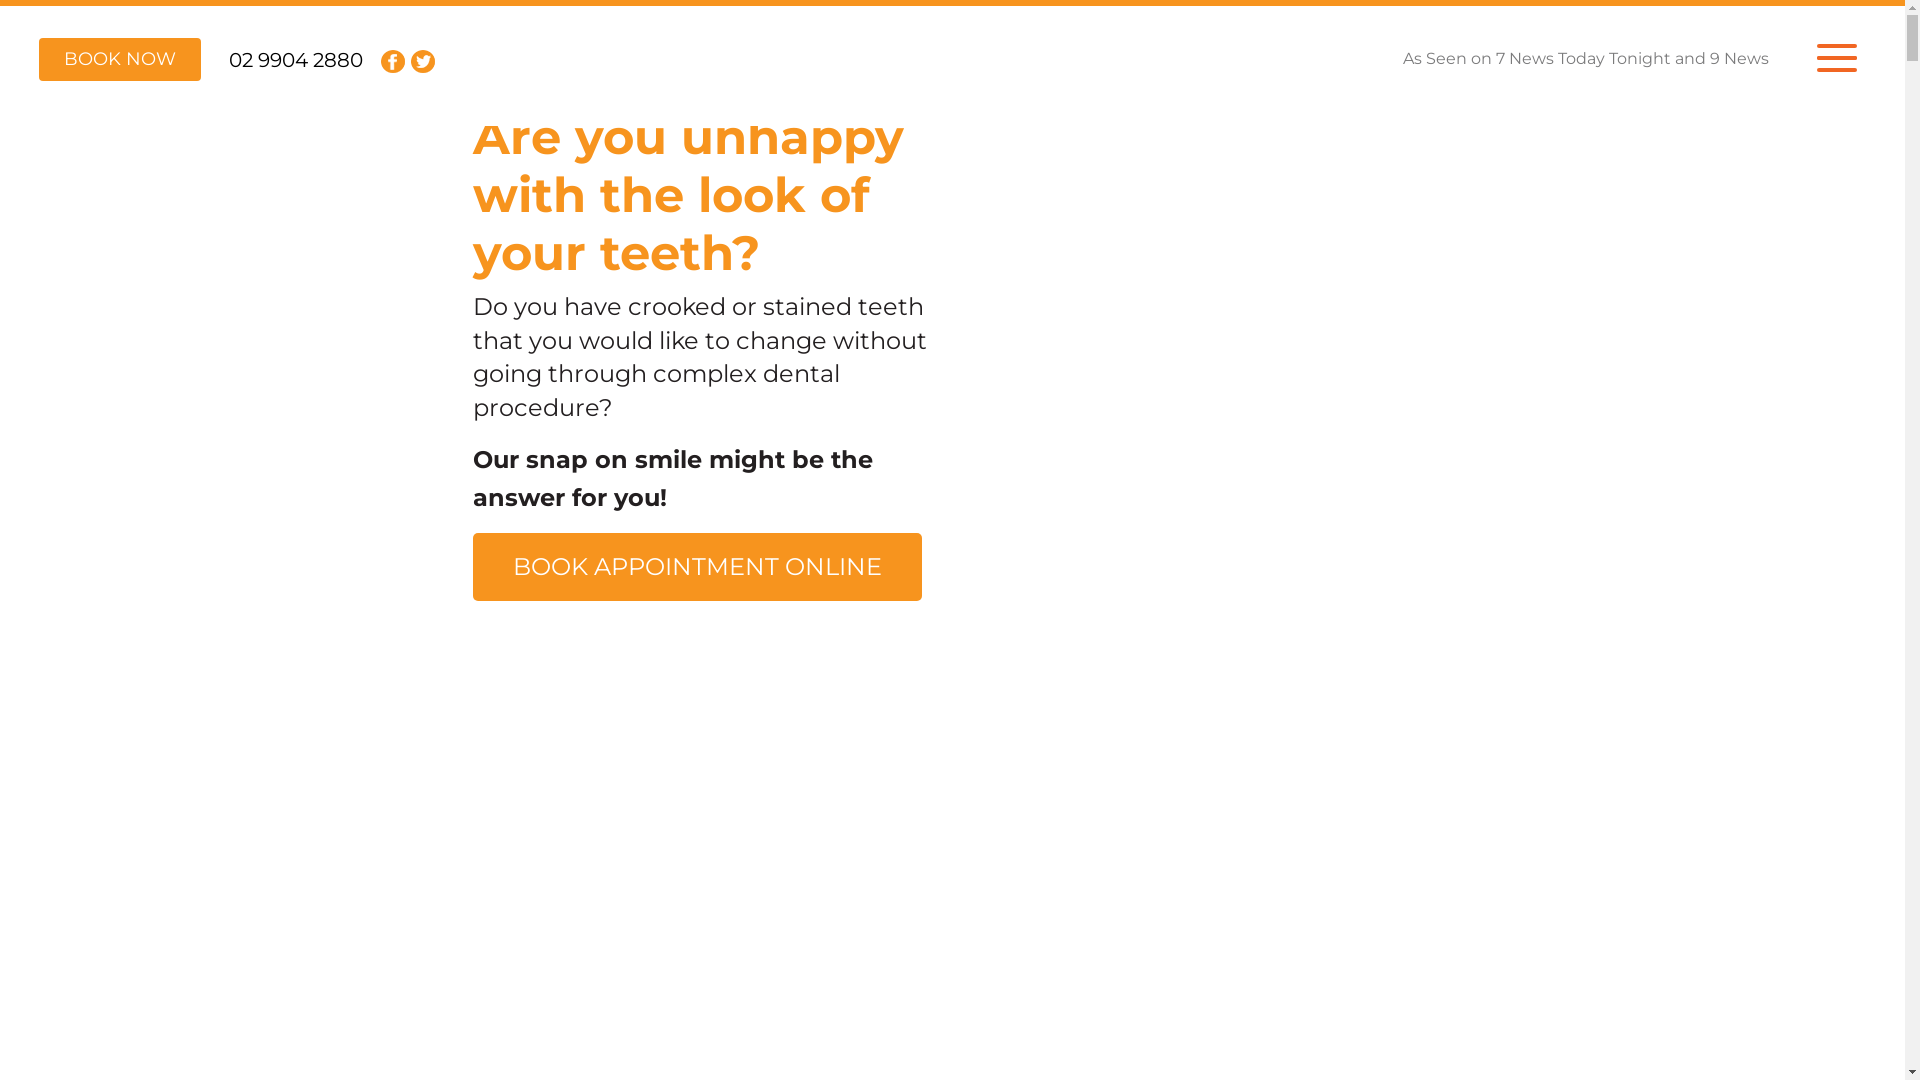  What do you see at coordinates (295, 59) in the screenshot?
I see `'02 9904 2880'` at bounding box center [295, 59].